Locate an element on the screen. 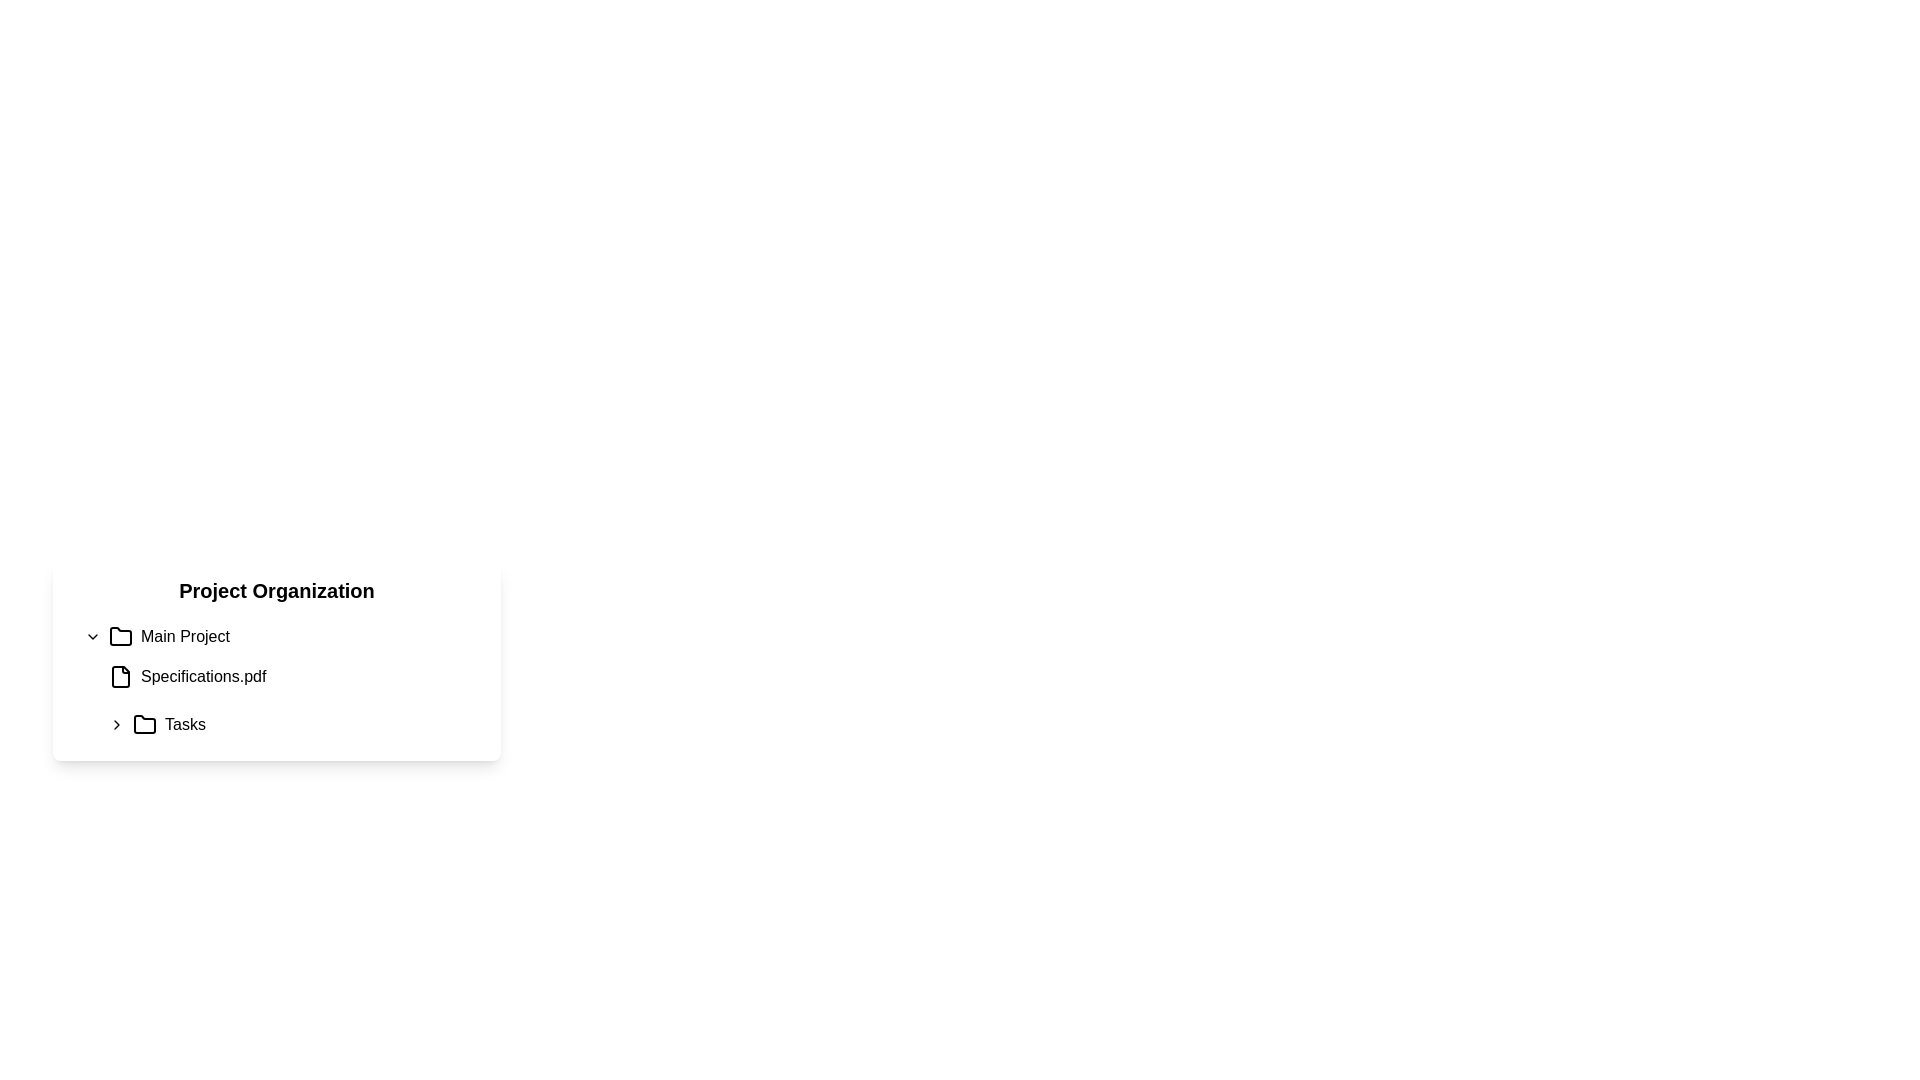 This screenshot has width=1920, height=1080. the chevron button is located at coordinates (91, 636).